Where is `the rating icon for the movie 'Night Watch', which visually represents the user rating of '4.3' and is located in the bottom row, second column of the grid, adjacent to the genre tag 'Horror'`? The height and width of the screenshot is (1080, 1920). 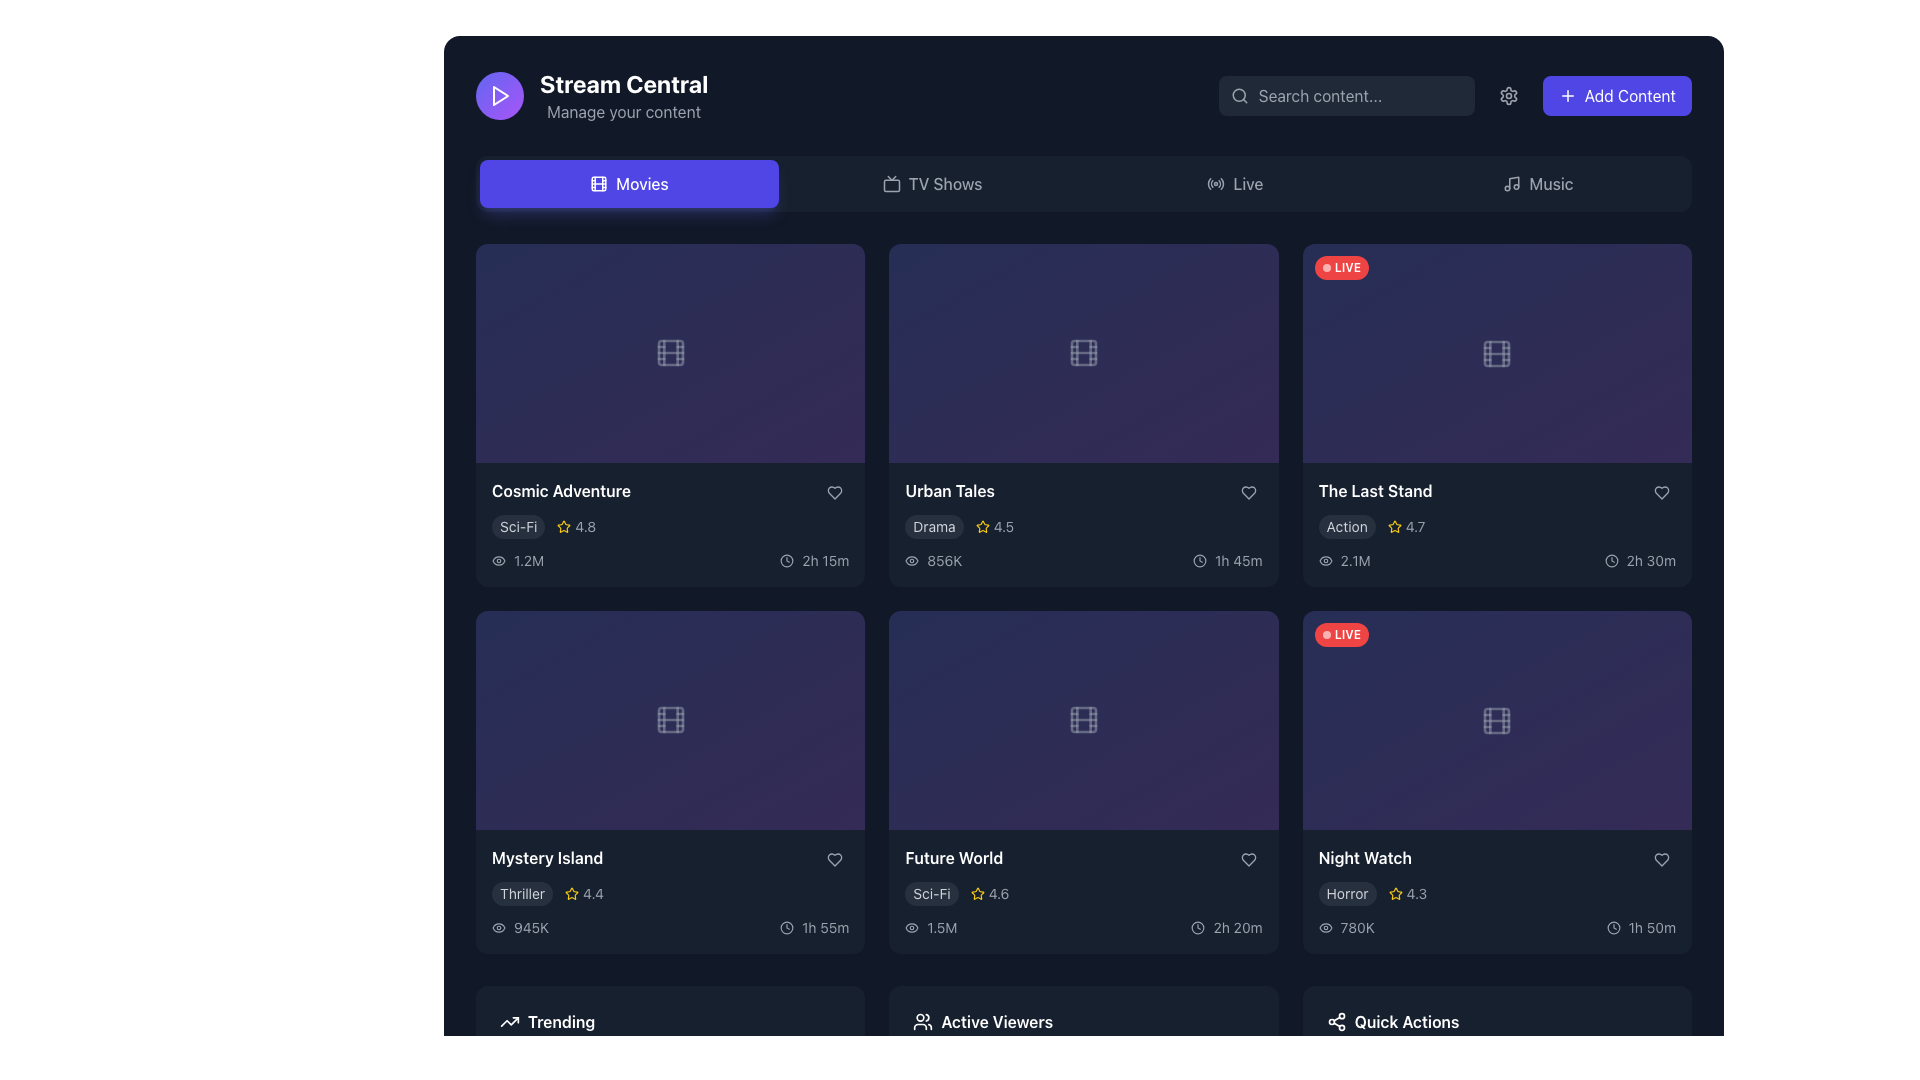 the rating icon for the movie 'Night Watch', which visually represents the user rating of '4.3' and is located in the bottom row, second column of the grid, adjacent to the genre tag 'Horror' is located at coordinates (1394, 892).